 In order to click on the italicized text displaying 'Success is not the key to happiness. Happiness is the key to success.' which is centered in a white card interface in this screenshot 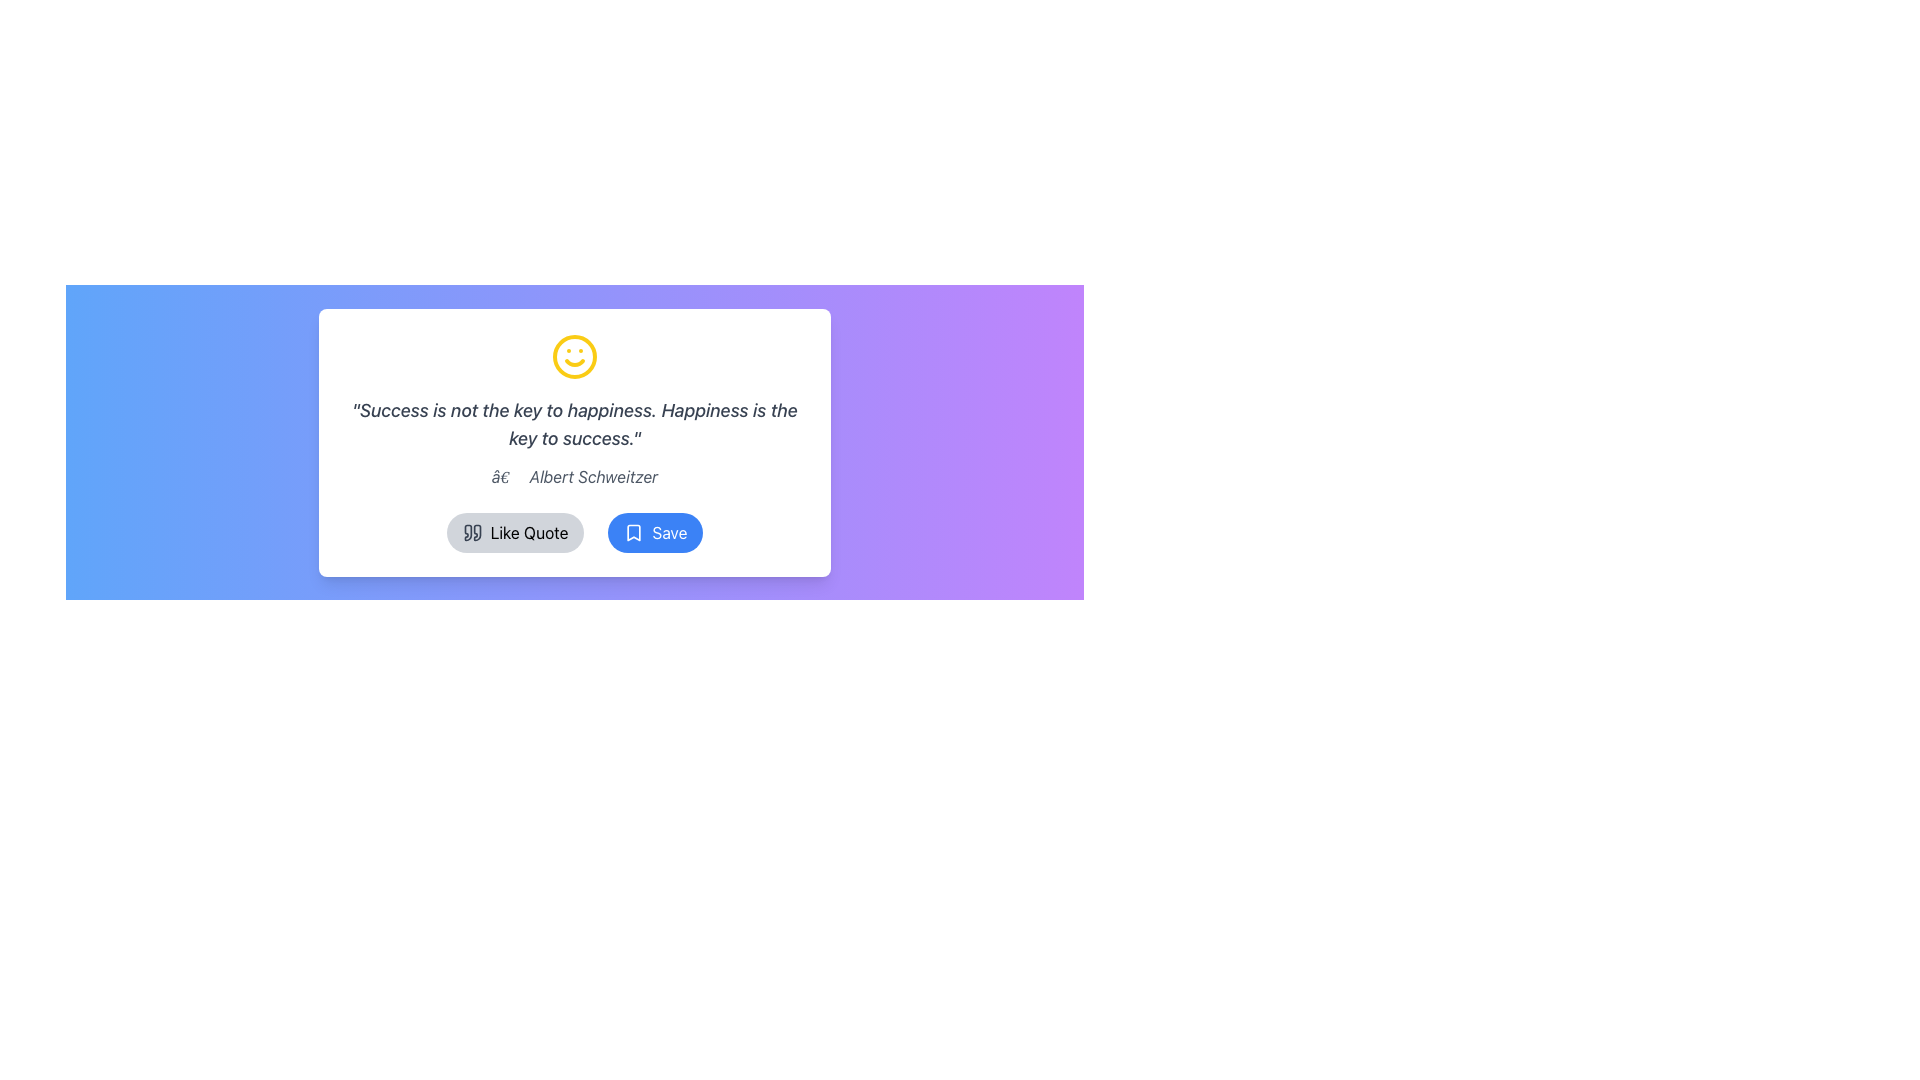, I will do `click(574, 423)`.